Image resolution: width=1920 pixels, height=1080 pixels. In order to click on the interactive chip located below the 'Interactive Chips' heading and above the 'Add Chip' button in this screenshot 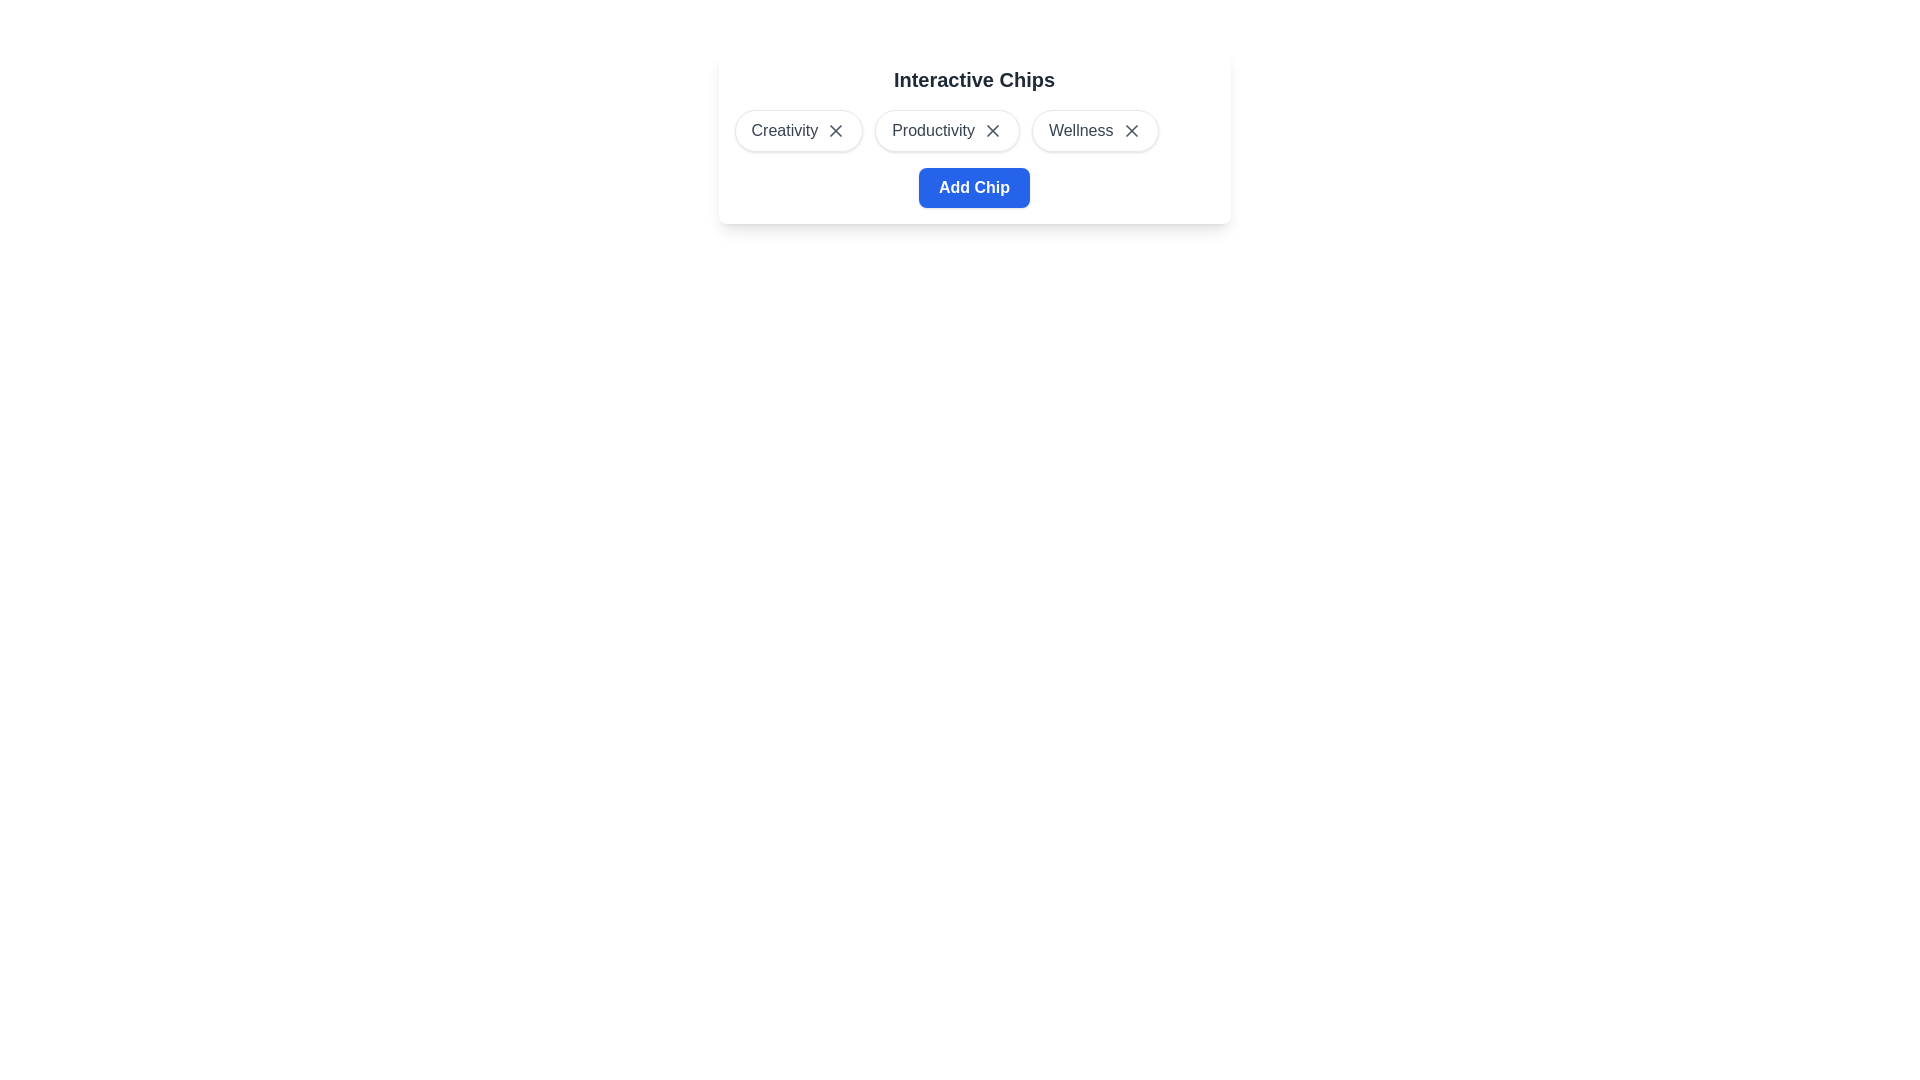, I will do `click(974, 131)`.